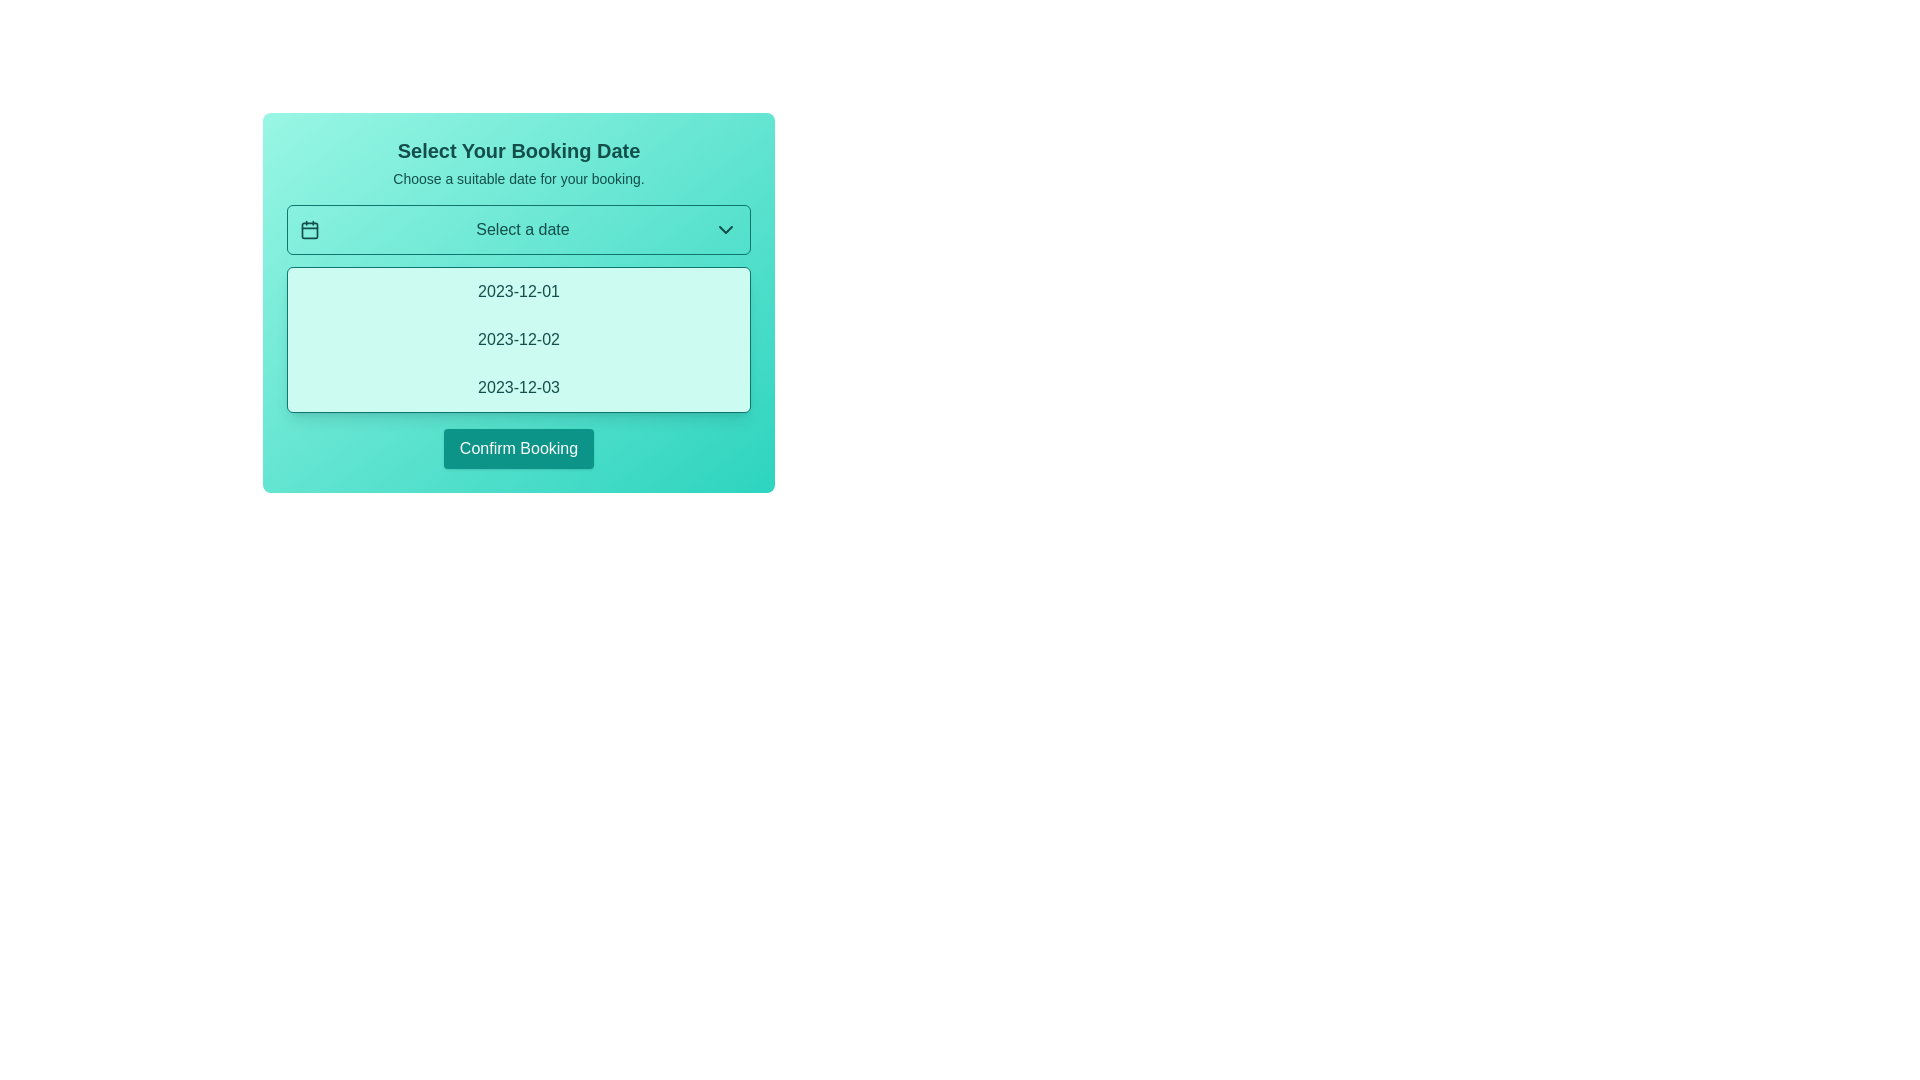 This screenshot has height=1080, width=1920. I want to click on the text block that says 'Select Your Booking Date' with a gradient teal background, located at the upper portion of the card, so click(518, 161).